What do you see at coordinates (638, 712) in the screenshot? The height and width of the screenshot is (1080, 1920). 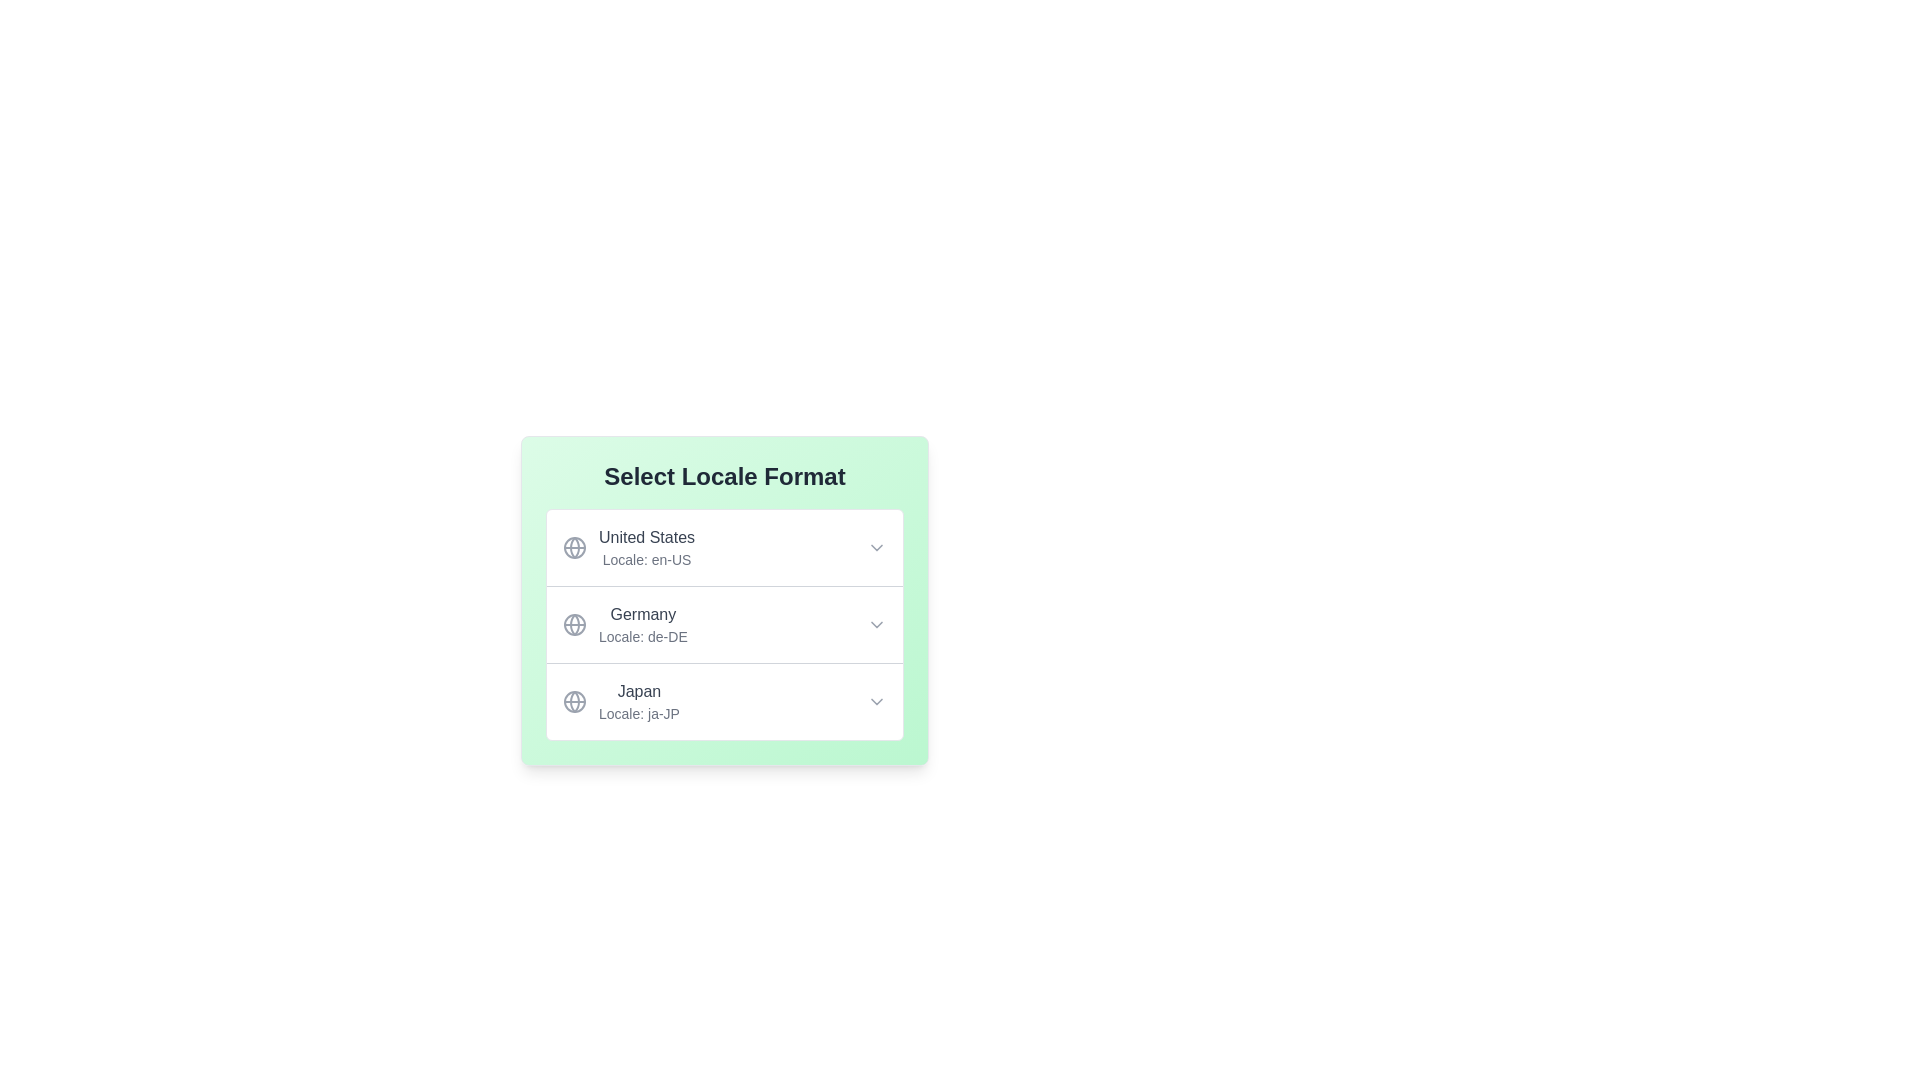 I see `the text label displaying 'Locale: ja-JP', which is located directly below the 'Japan' header and provides additional detail about the selected locale` at bounding box center [638, 712].